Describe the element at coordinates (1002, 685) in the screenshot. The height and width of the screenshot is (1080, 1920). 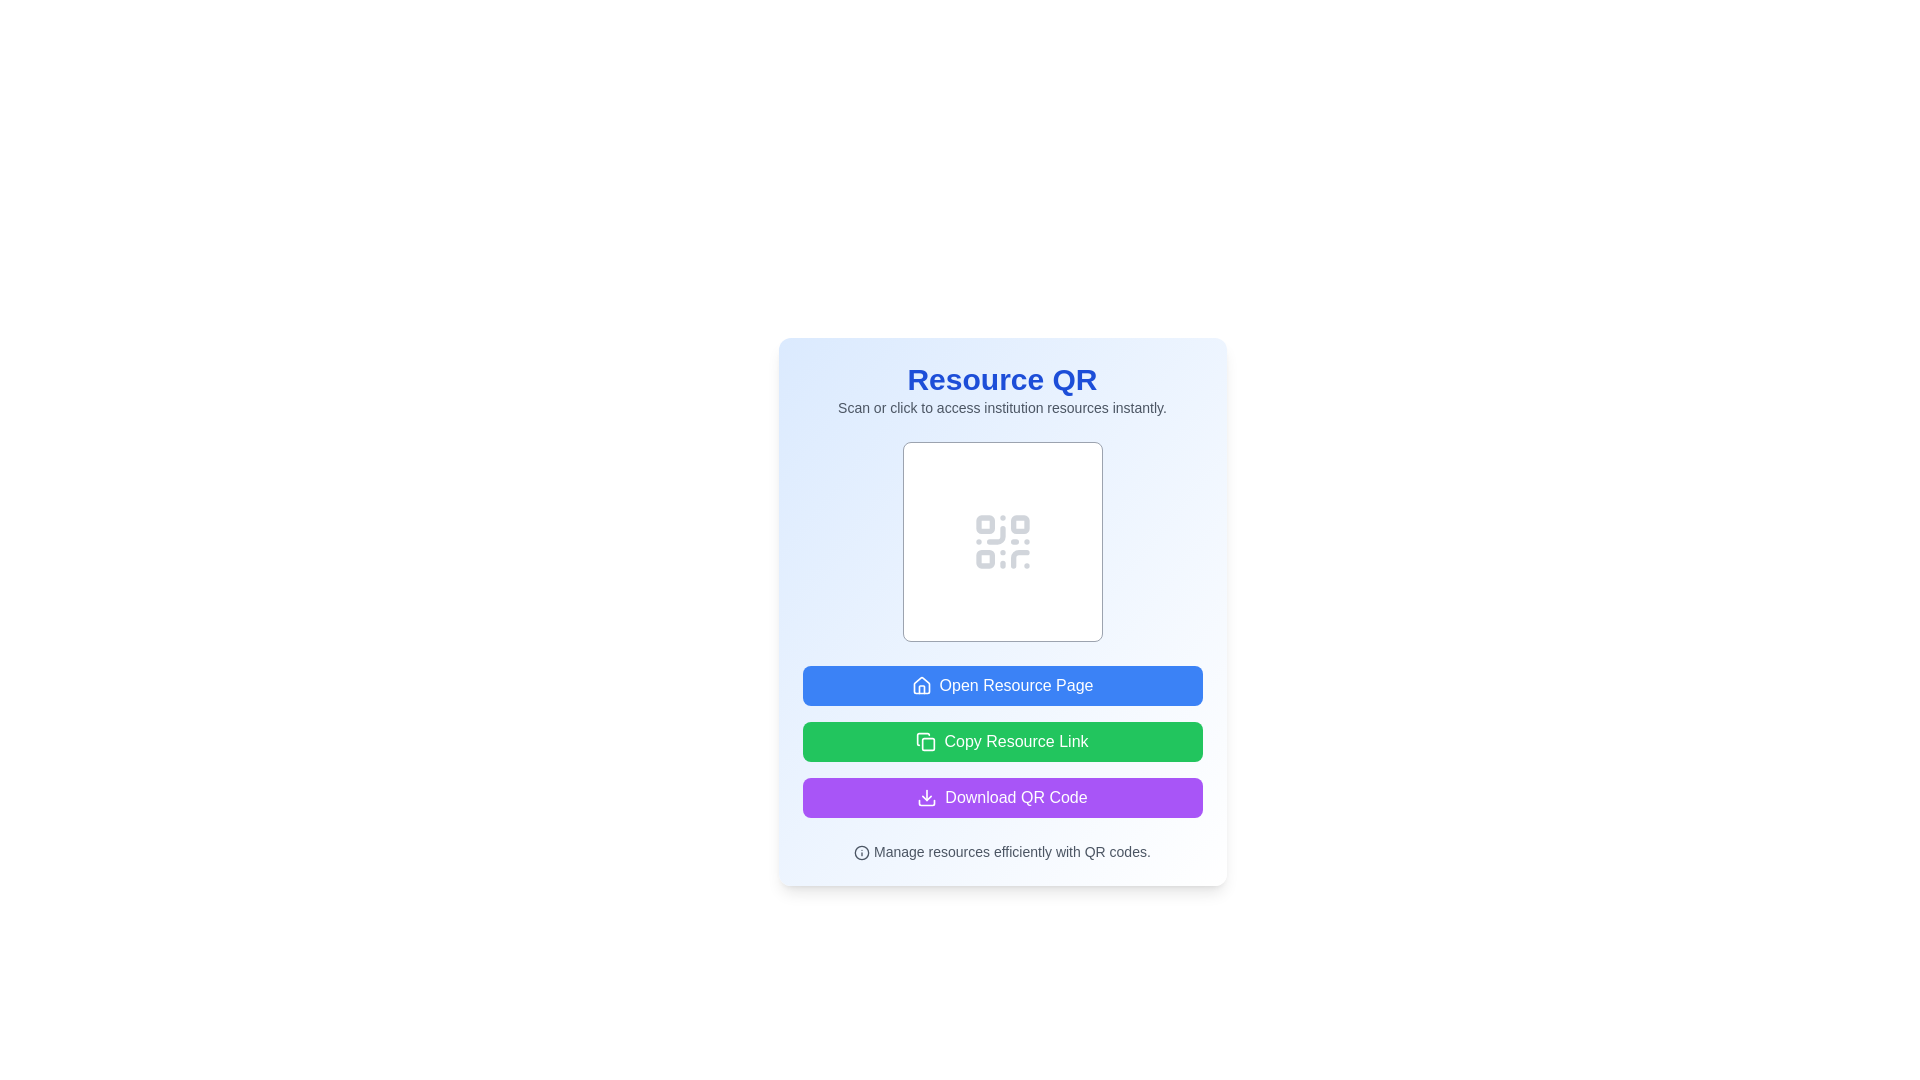
I see `the 'Open Resource Page' button, which is a blue button with rounded corners located at the top of the button list` at that location.